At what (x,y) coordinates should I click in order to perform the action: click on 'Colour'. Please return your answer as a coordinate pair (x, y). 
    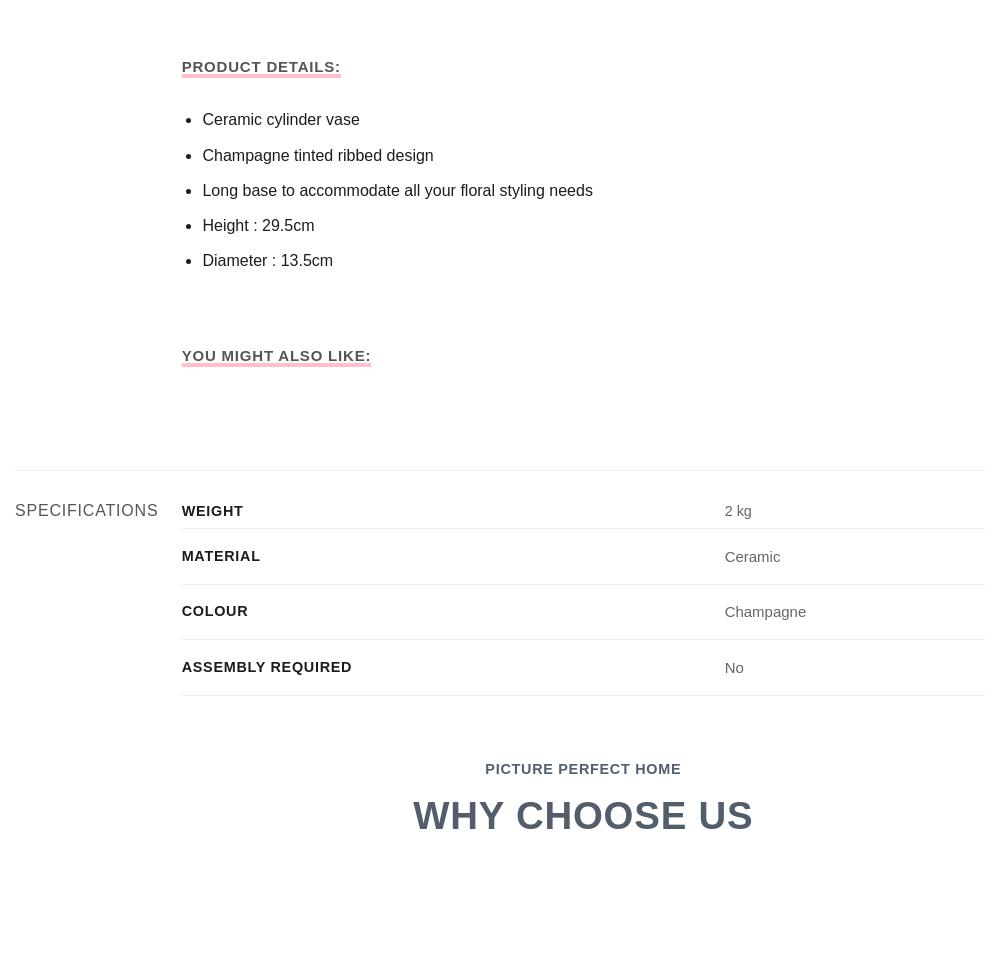
    Looking at the image, I should click on (213, 610).